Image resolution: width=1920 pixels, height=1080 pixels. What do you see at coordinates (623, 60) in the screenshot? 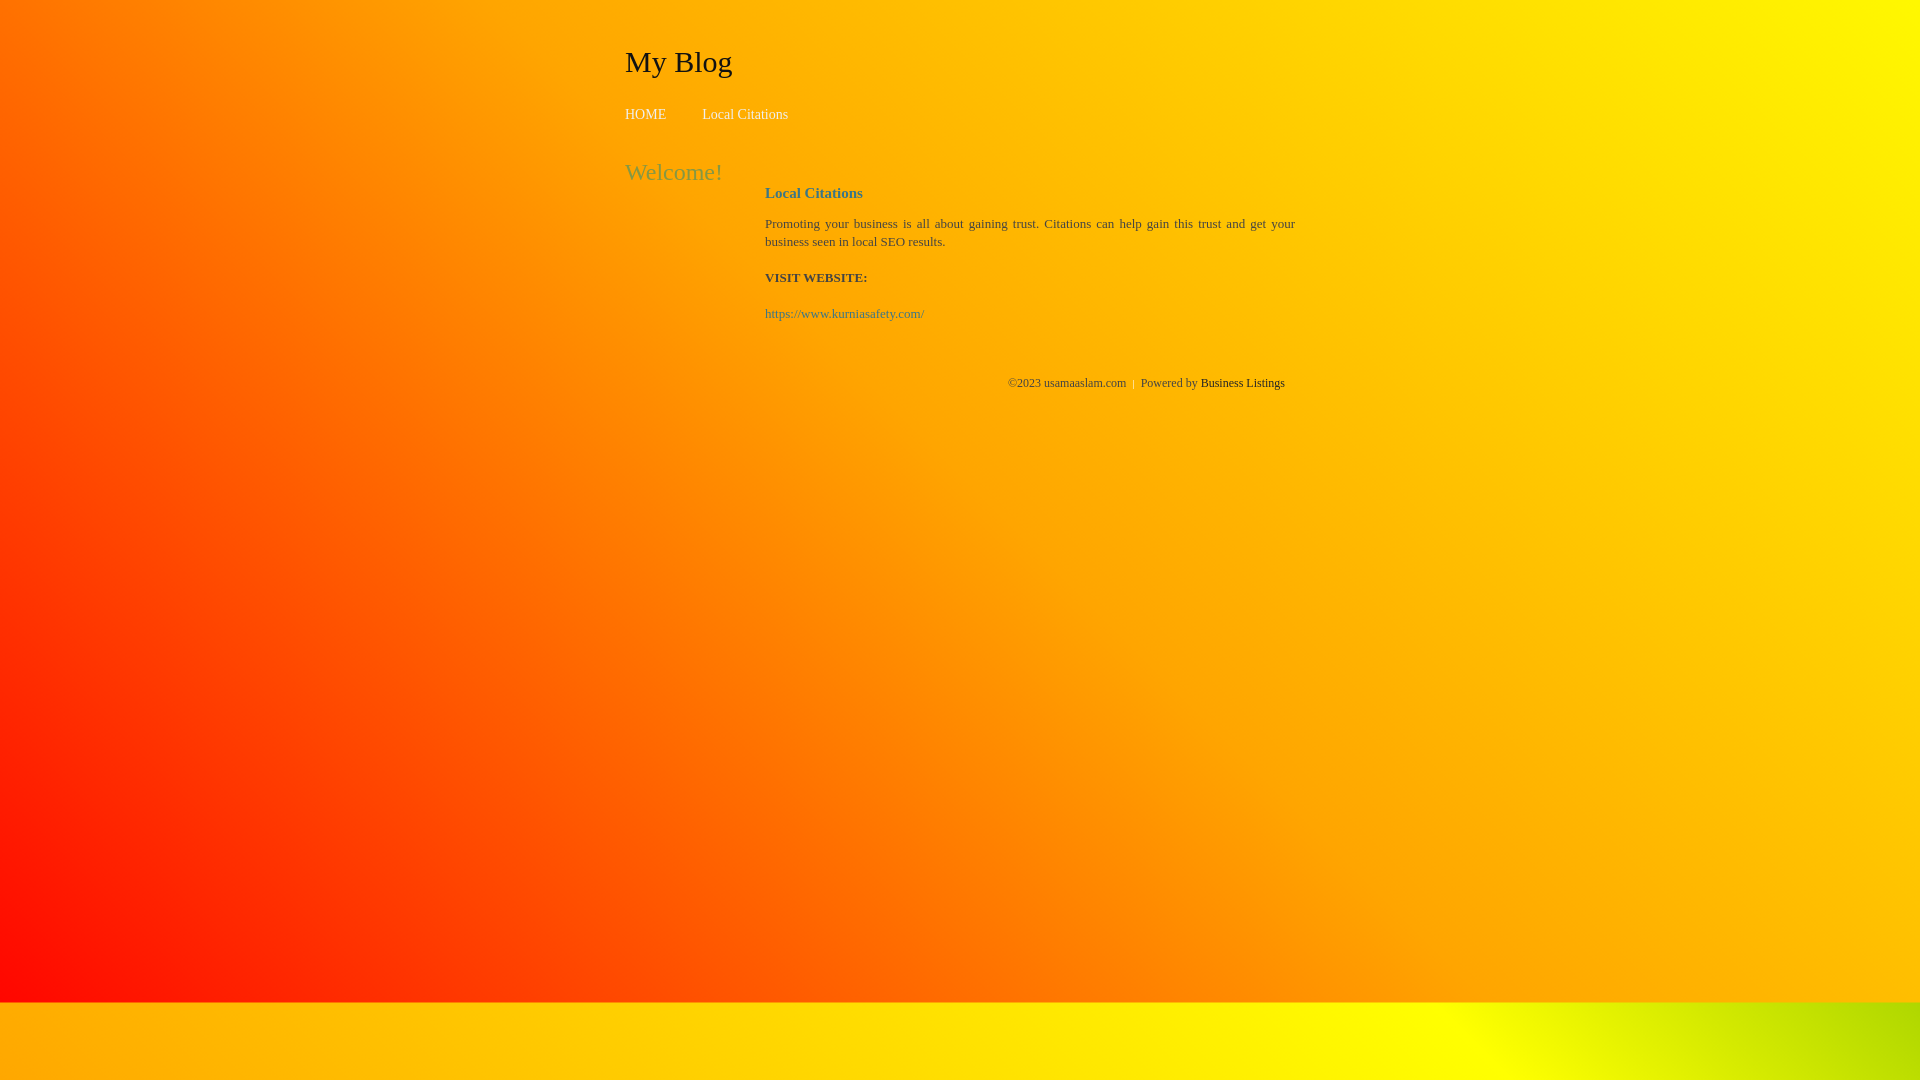
I see `'My Blog'` at bounding box center [623, 60].